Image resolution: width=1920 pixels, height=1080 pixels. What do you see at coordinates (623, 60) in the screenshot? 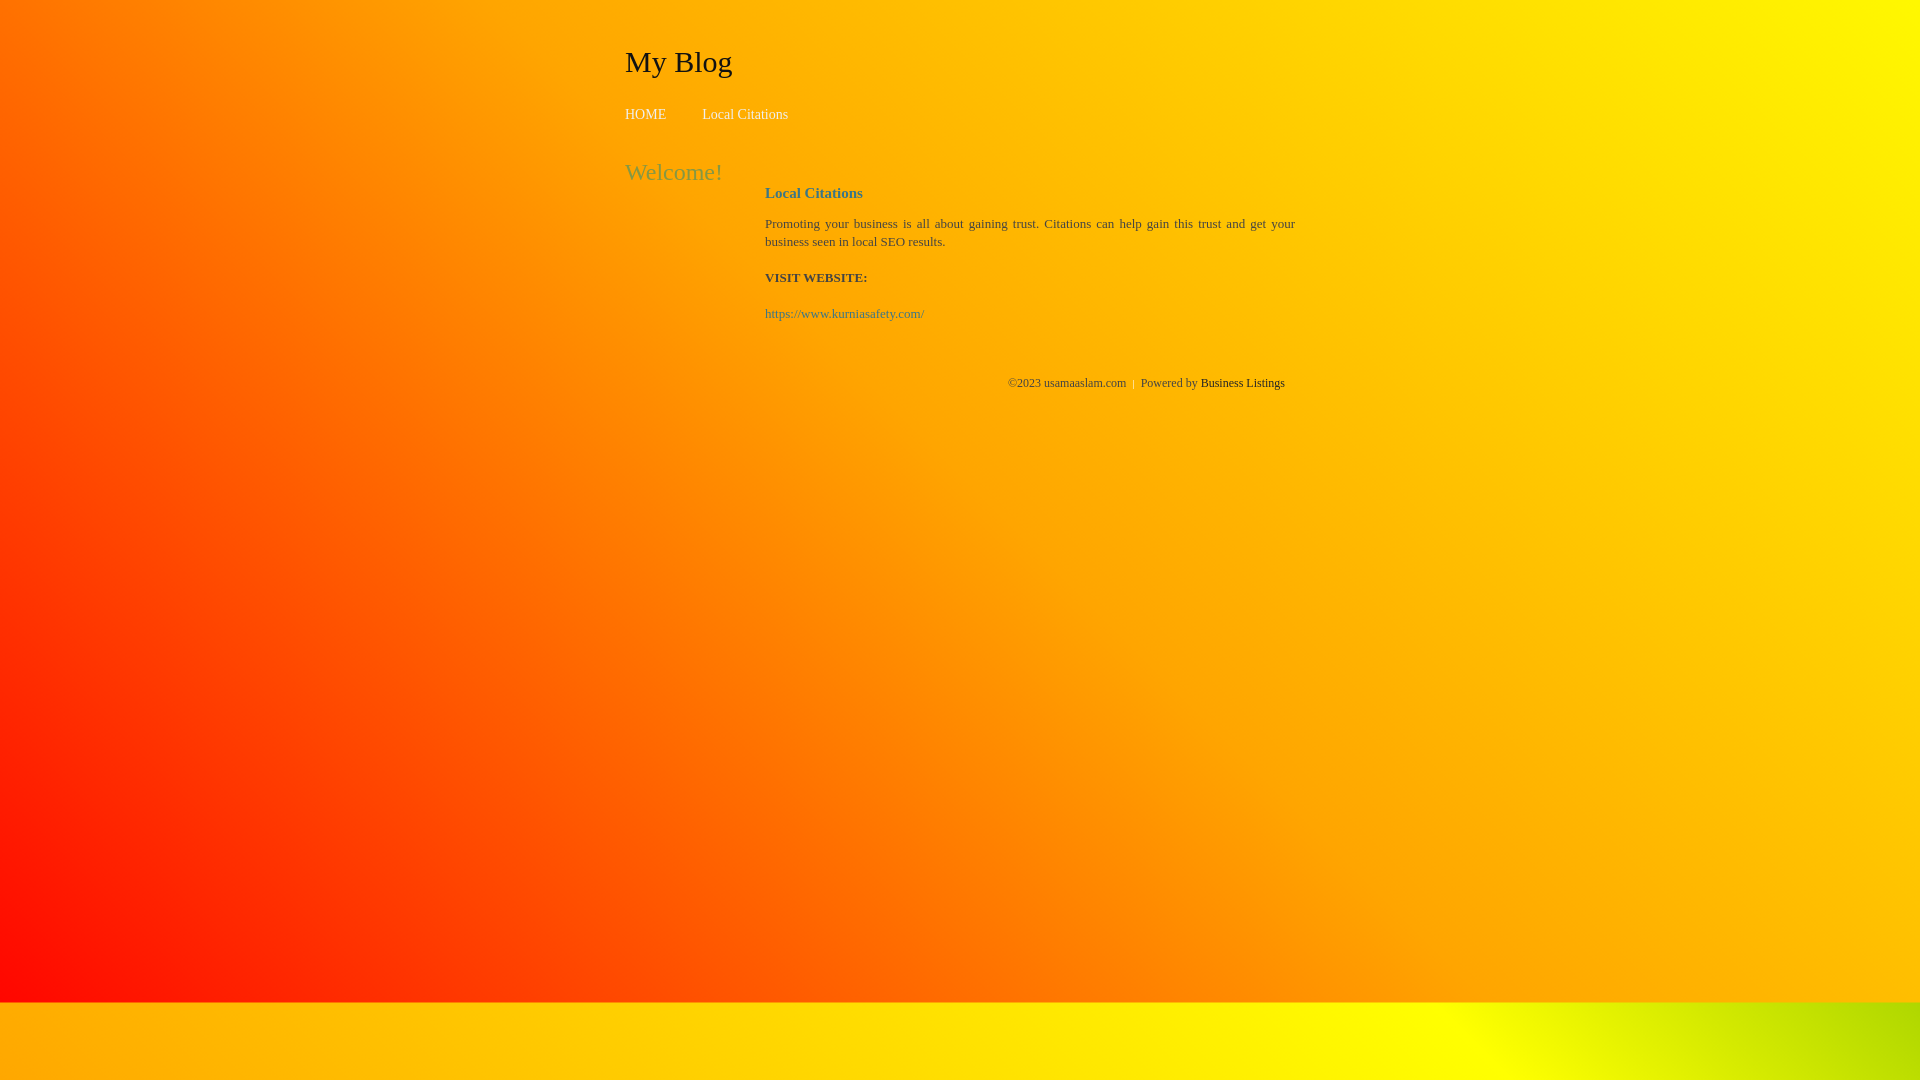
I see `'My Blog'` at bounding box center [623, 60].